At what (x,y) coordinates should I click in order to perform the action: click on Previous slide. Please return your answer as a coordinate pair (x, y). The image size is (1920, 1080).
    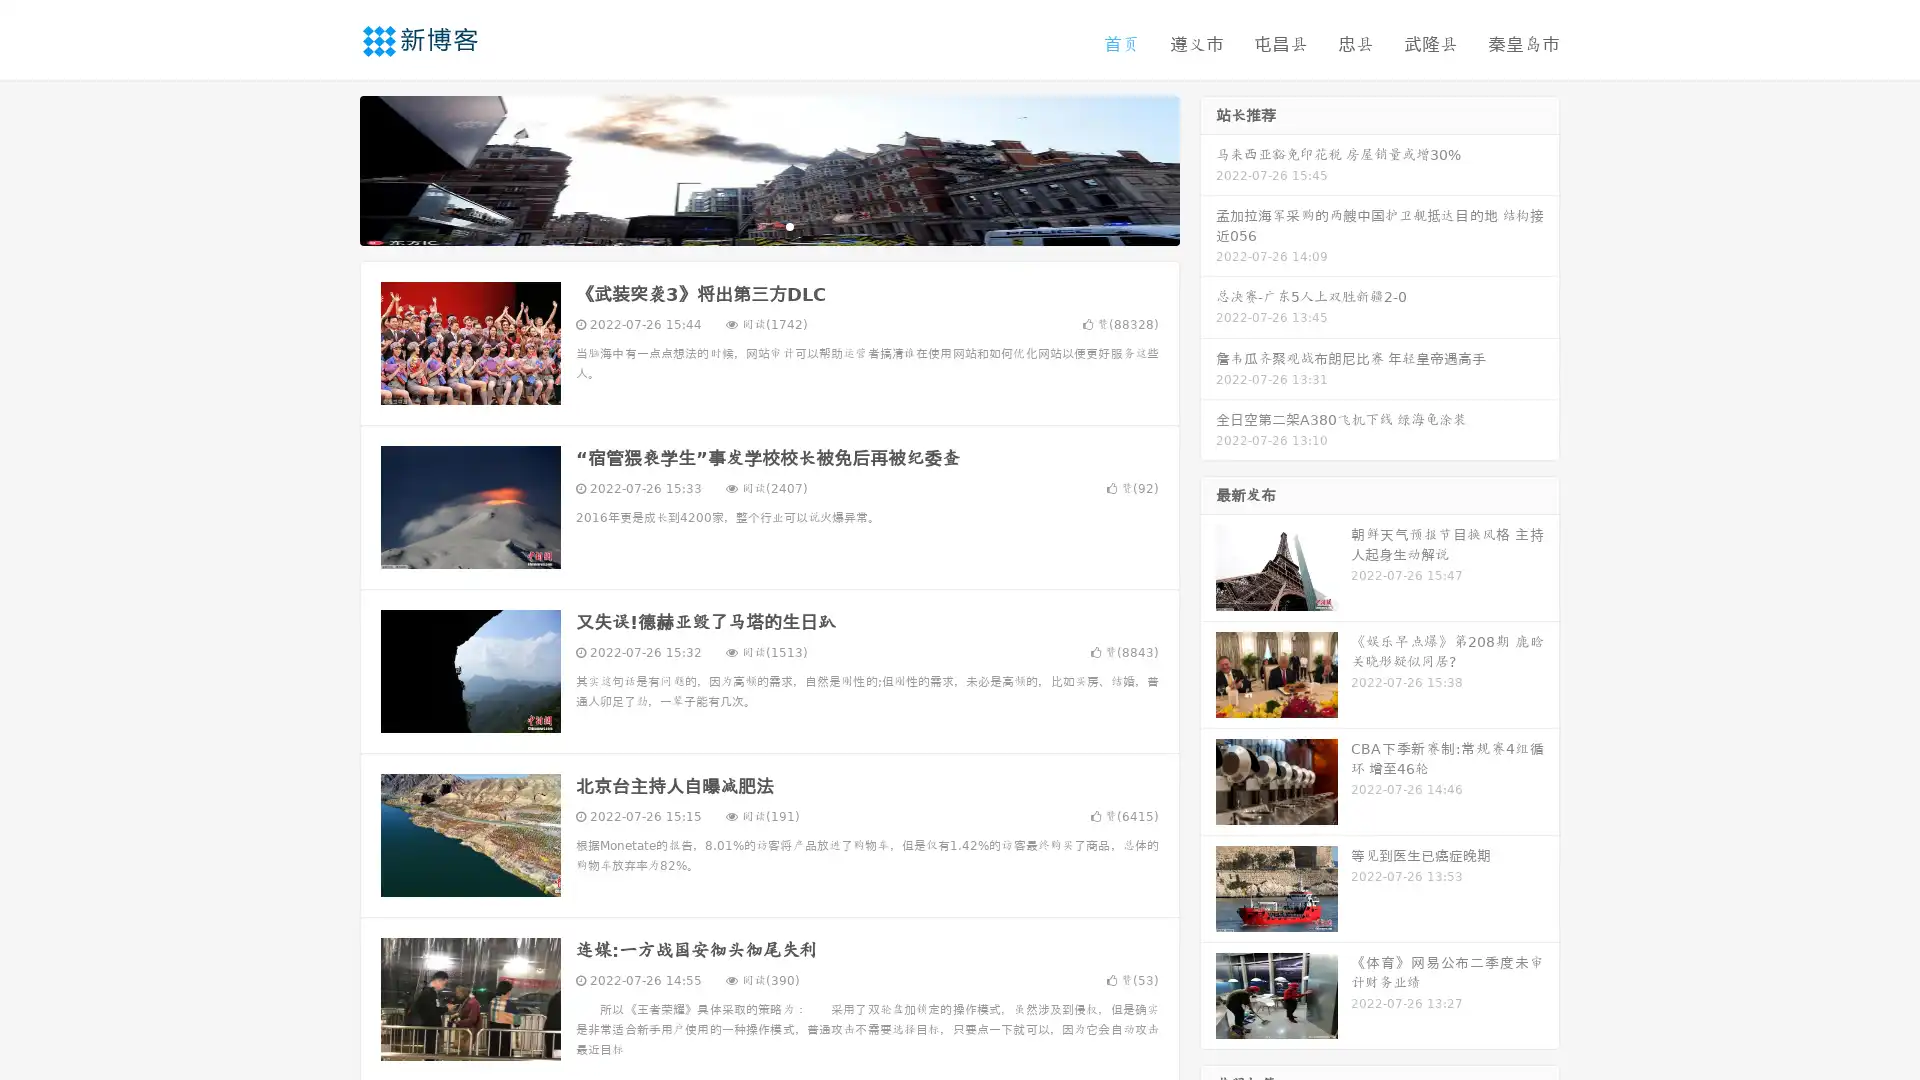
    Looking at the image, I should click on (330, 168).